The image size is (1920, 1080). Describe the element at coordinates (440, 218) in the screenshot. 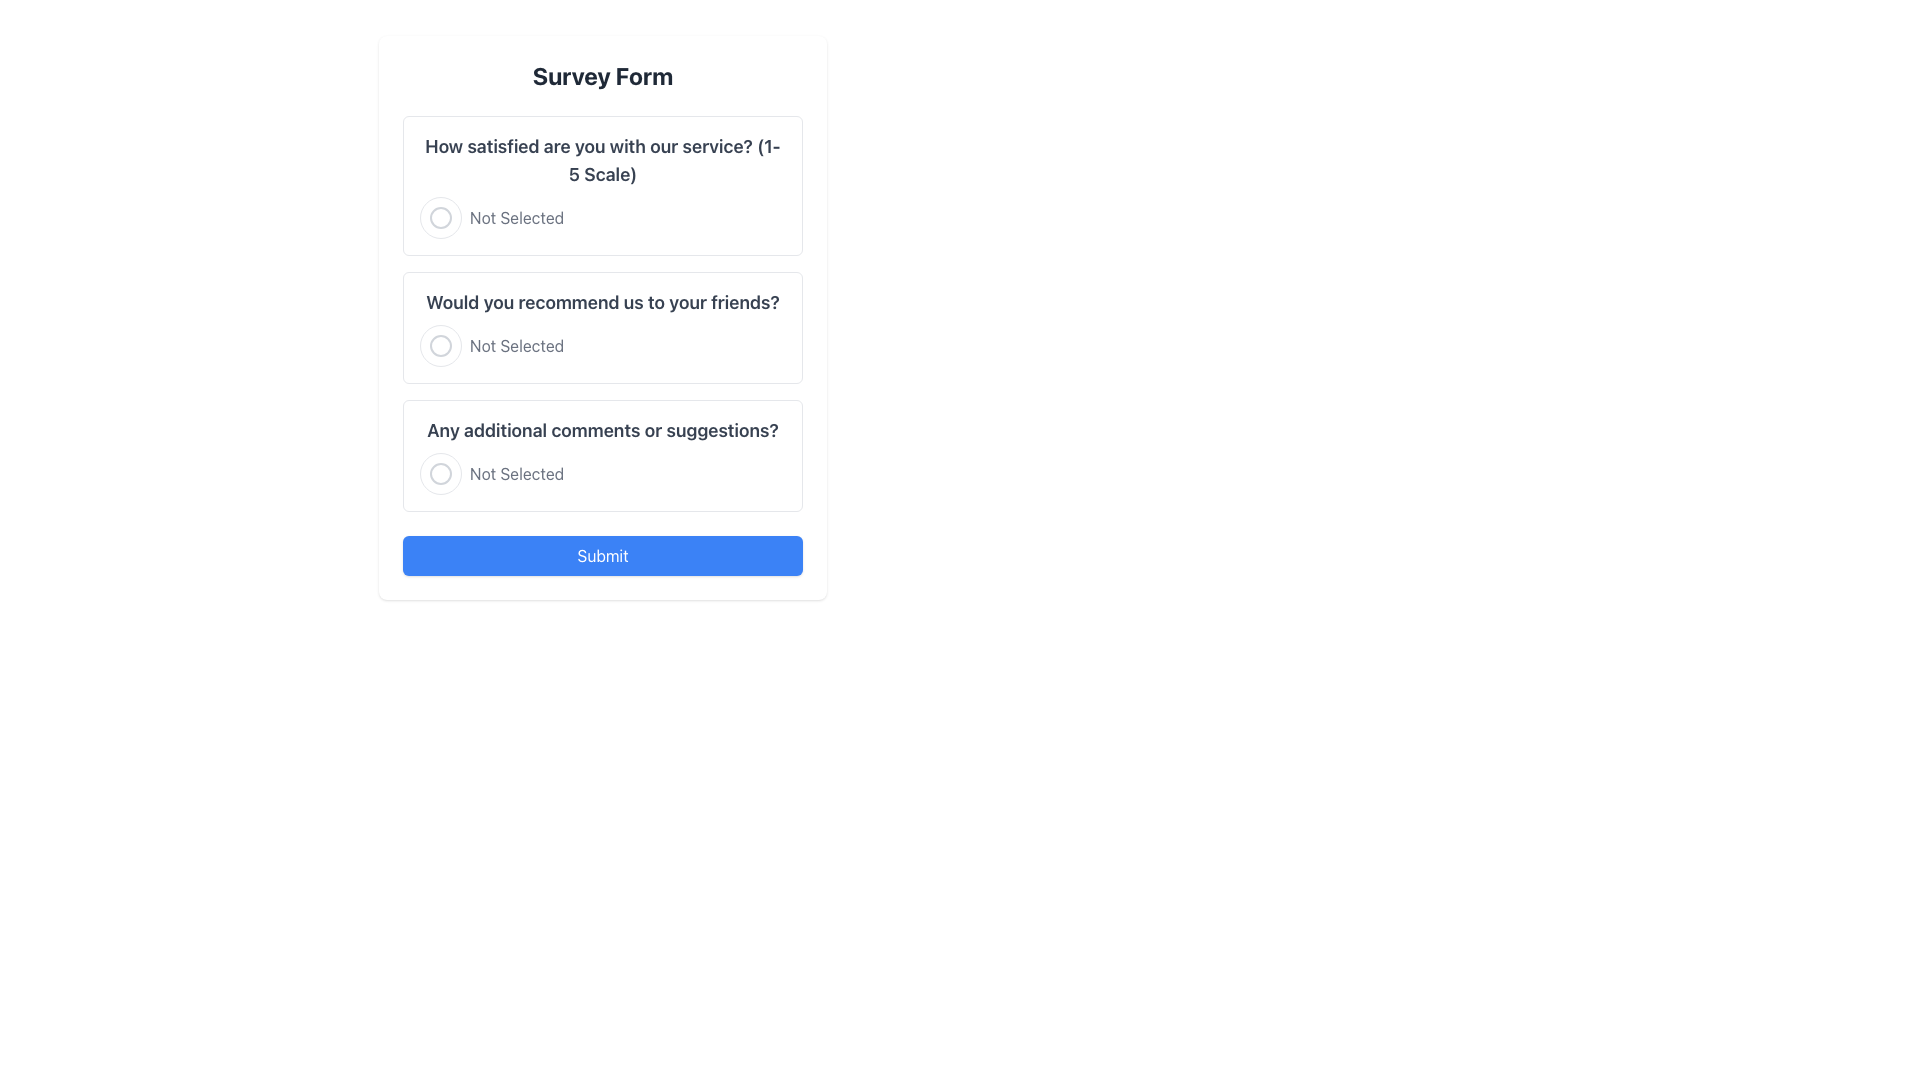

I see `the selection indicator of the first radio button for the question 'How satisfied are you with our service? (1-5 Scale)'` at that location.